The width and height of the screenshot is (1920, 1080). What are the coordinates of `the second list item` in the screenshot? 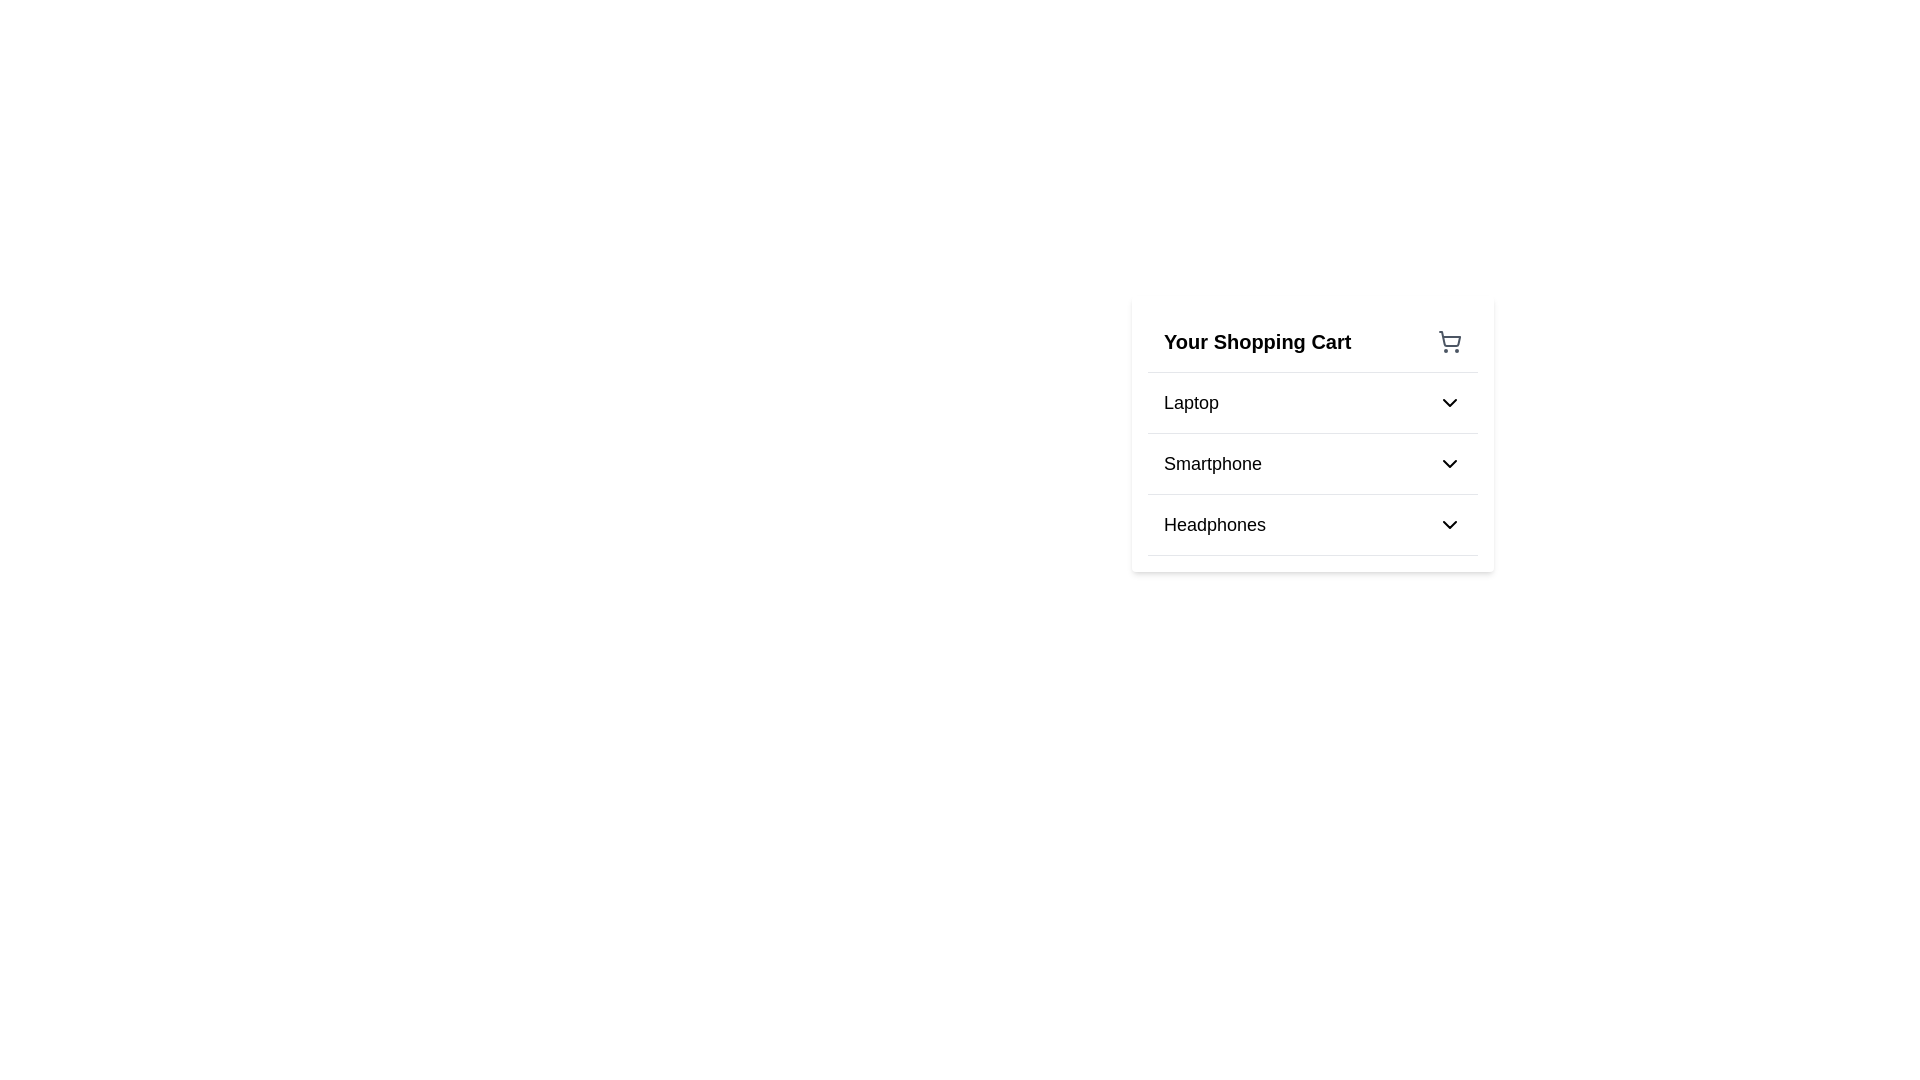 It's located at (1313, 433).